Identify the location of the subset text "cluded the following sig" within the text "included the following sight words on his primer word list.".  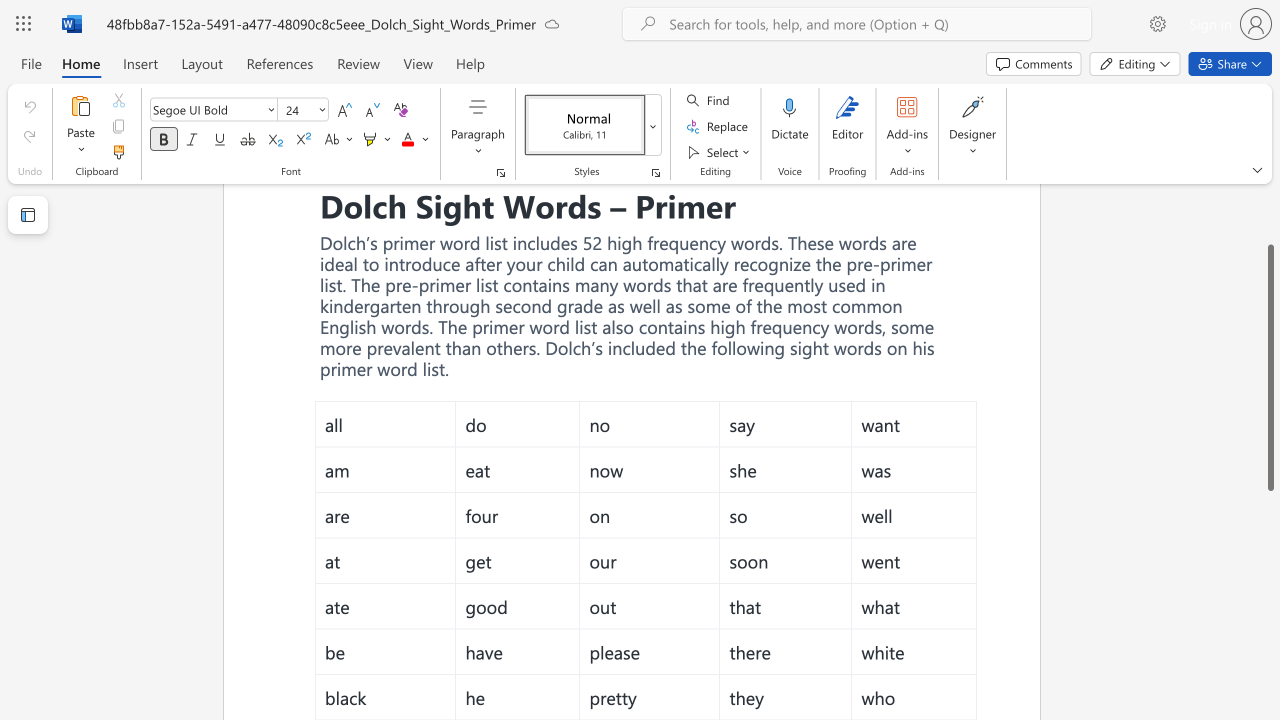
(621, 346).